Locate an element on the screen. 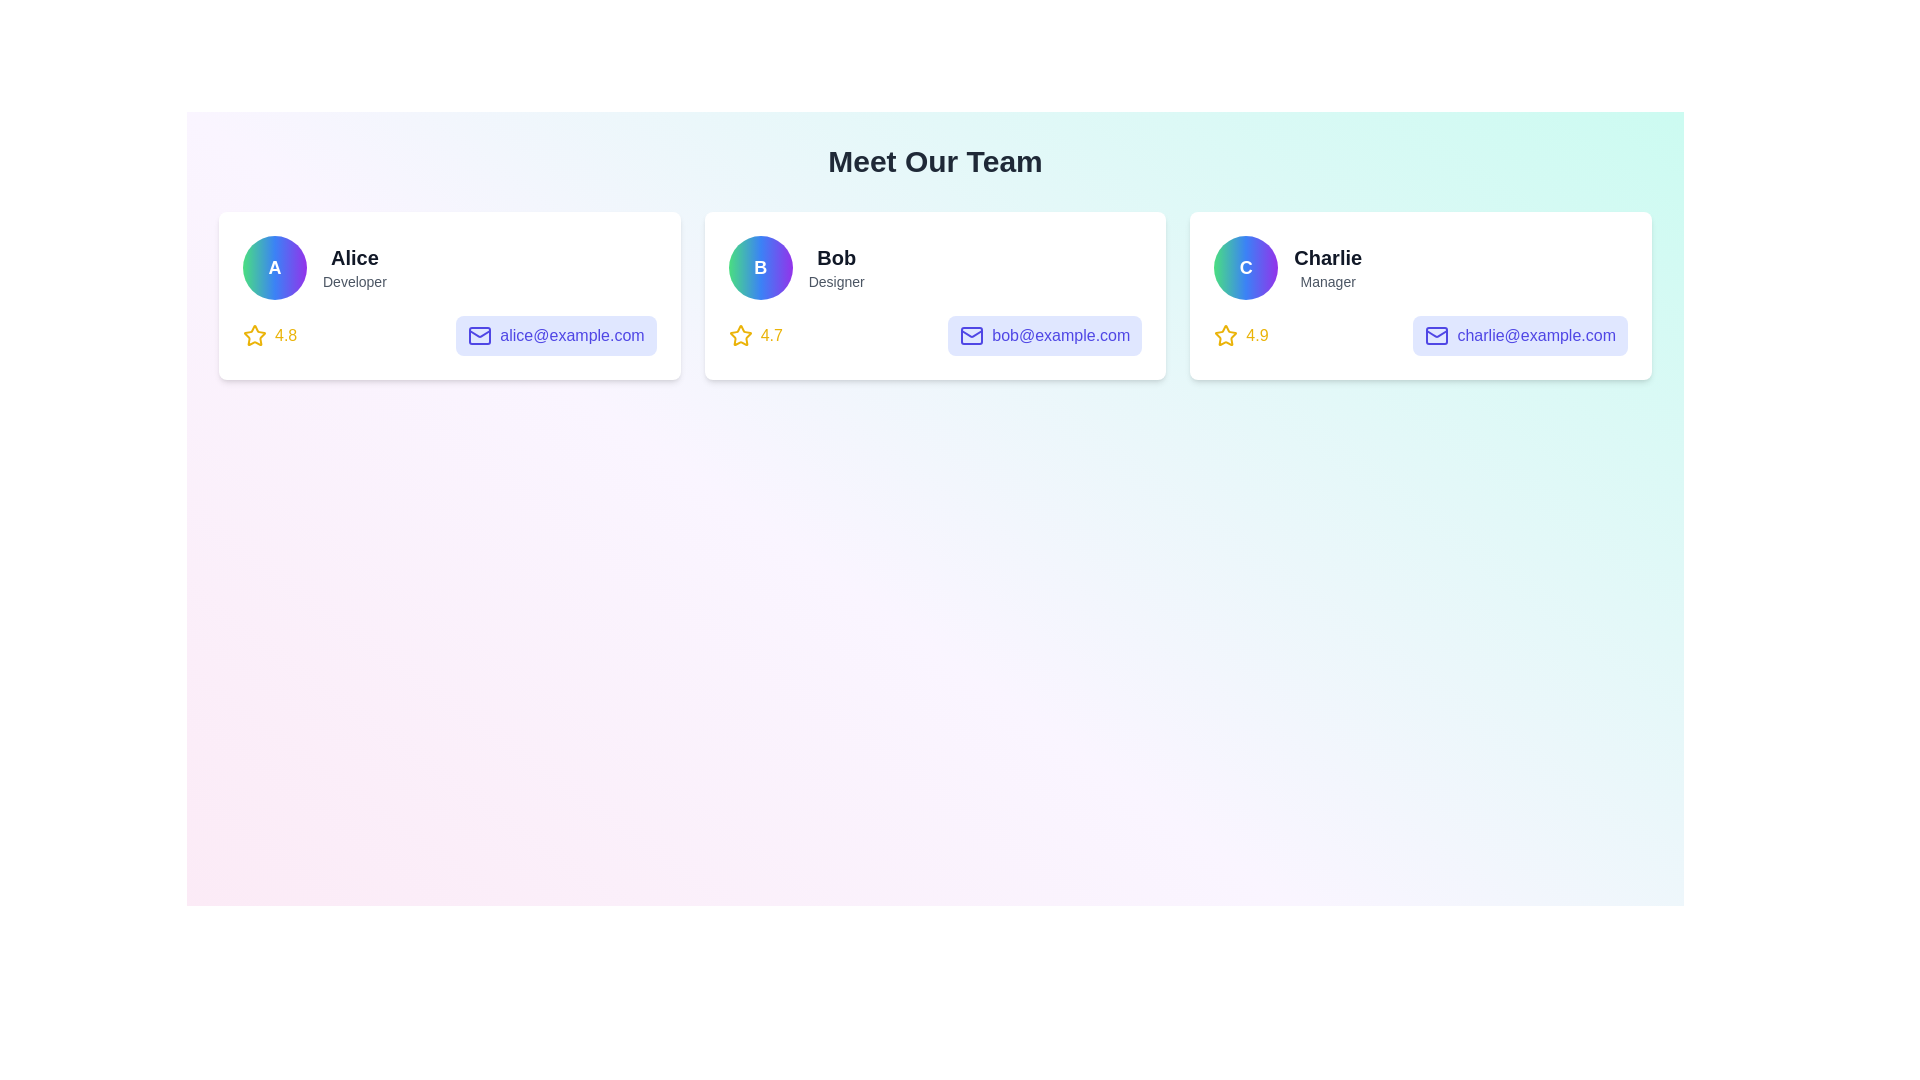 The width and height of the screenshot is (1920, 1080). the contact link text 'alice@example.com', styled with a blue, bold font and located adjacent to a mail icon is located at coordinates (571, 334).